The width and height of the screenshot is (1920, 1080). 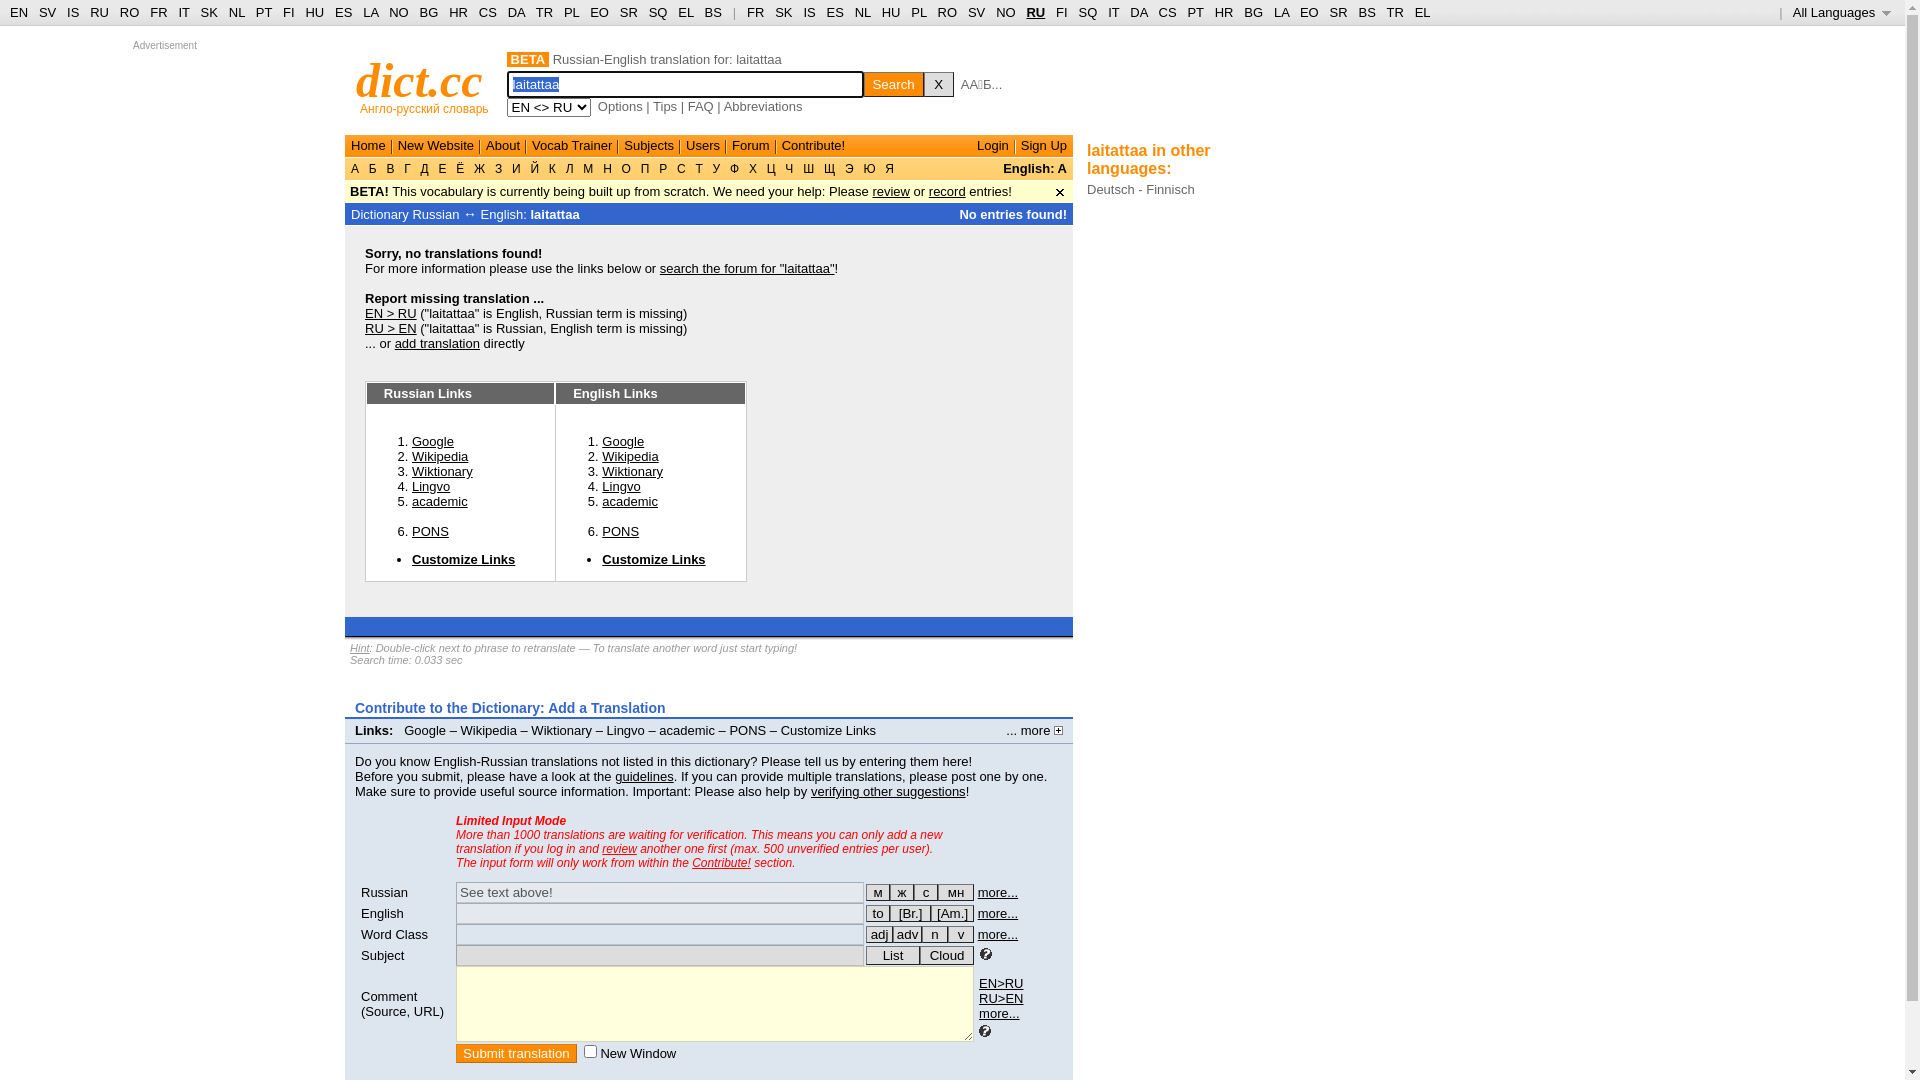 I want to click on 'Contribute to the Dictionary: Add a Translation', so click(x=510, y=707).